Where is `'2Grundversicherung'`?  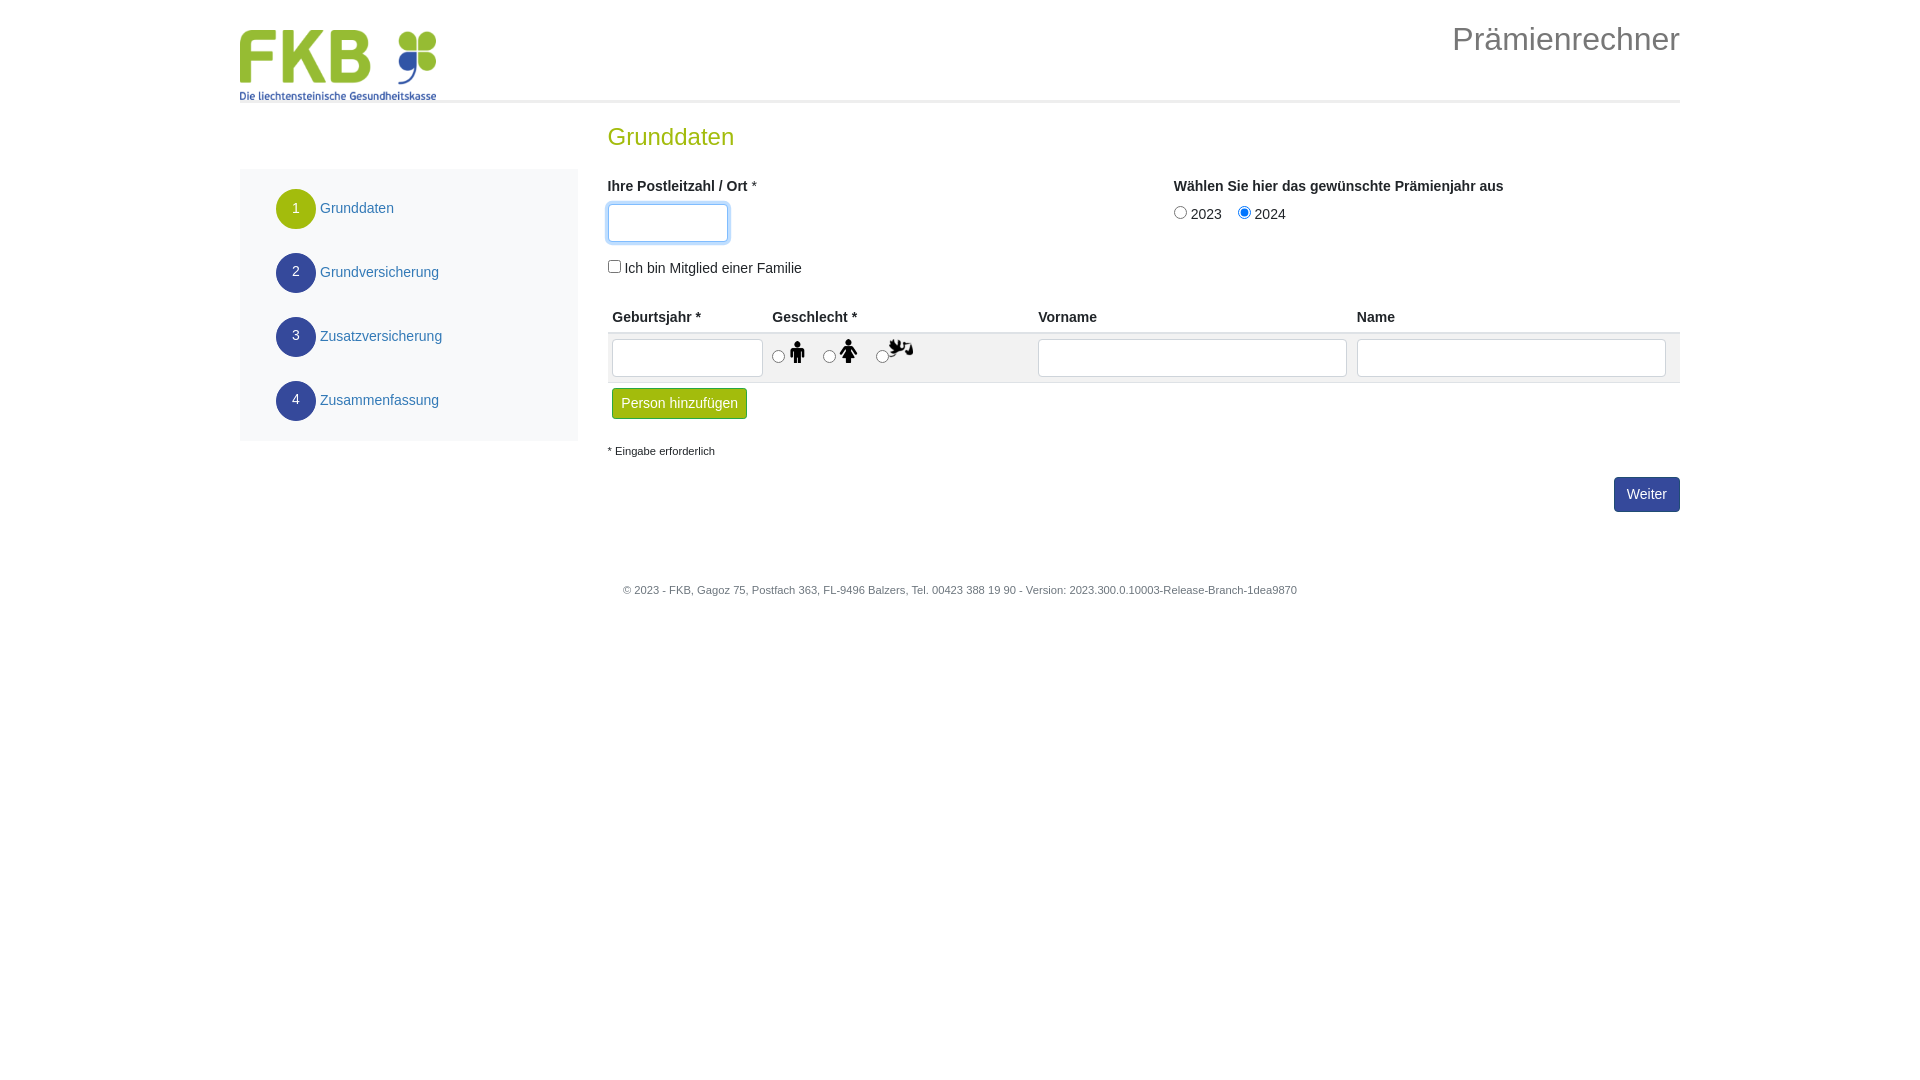
'2Grundversicherung' is located at coordinates (356, 273).